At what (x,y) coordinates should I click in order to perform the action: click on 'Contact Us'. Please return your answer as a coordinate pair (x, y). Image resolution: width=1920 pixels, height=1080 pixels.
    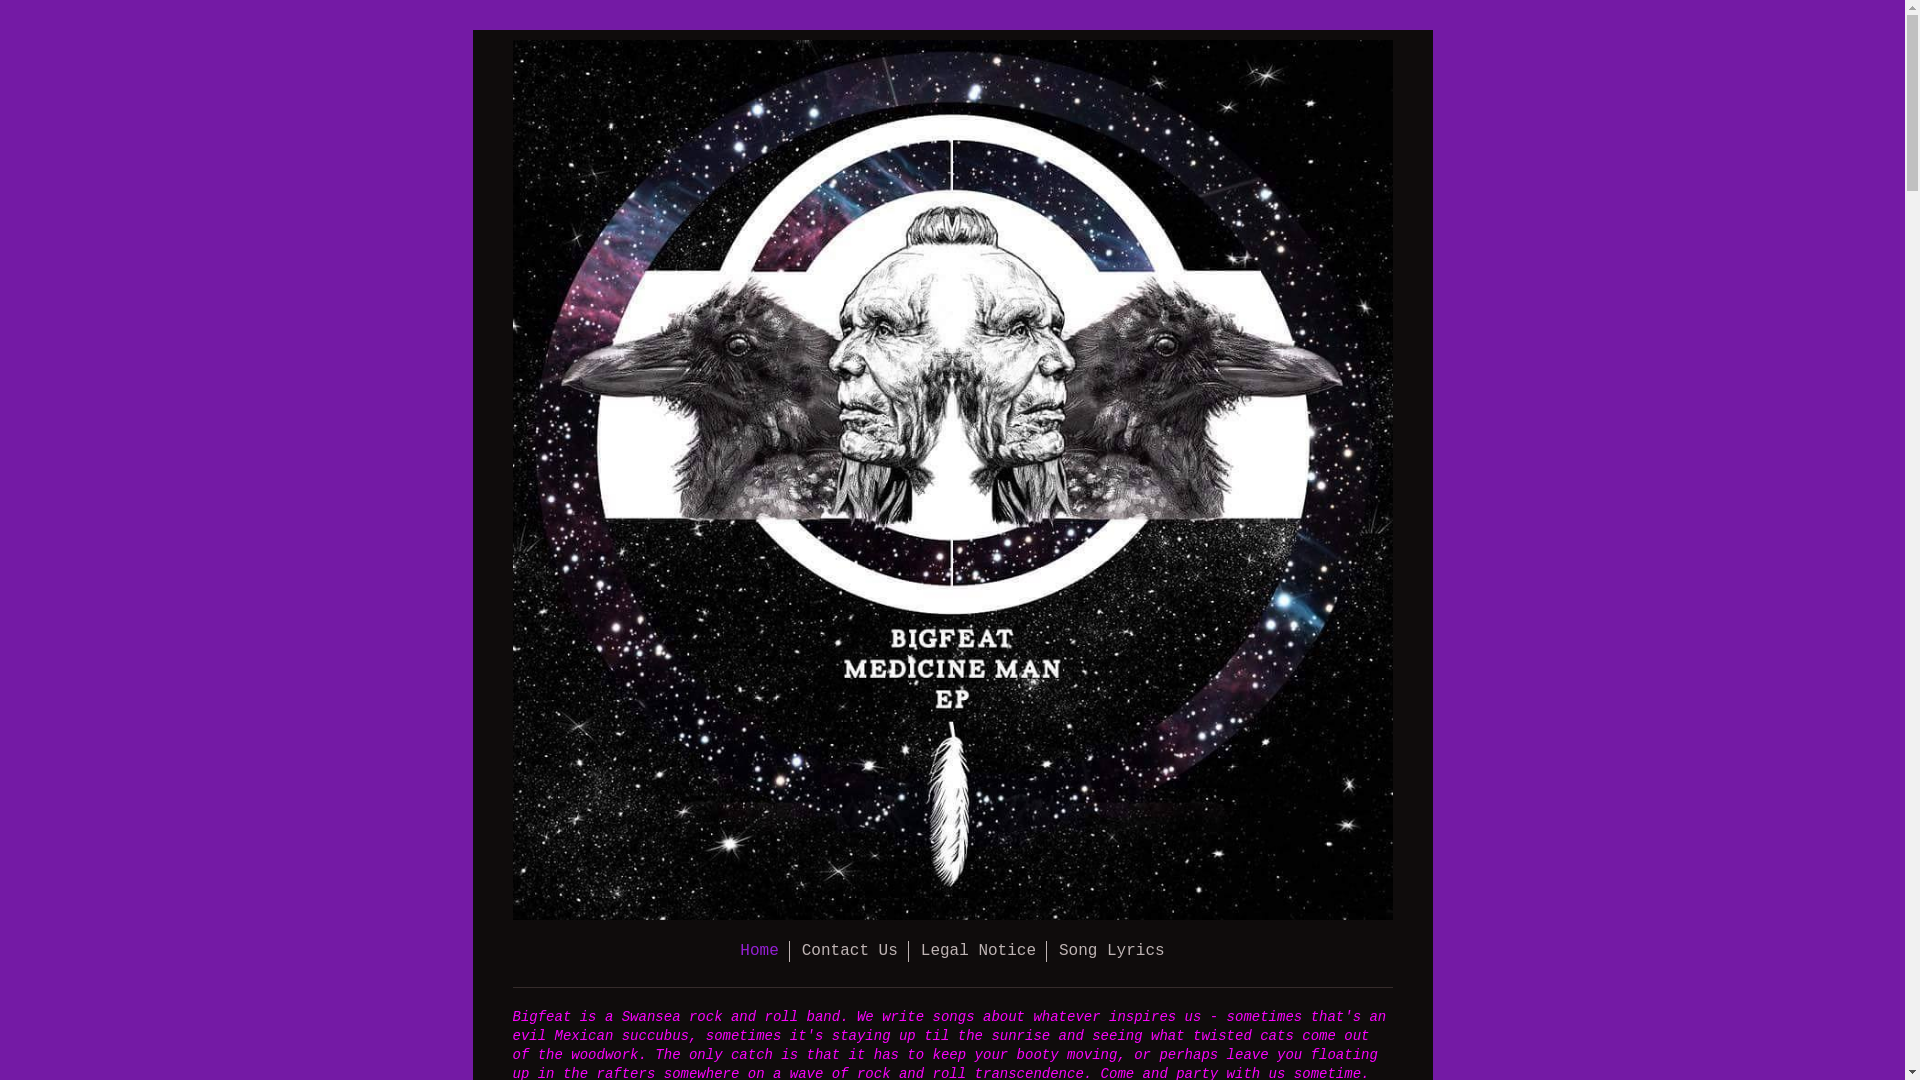
    Looking at the image, I should click on (850, 950).